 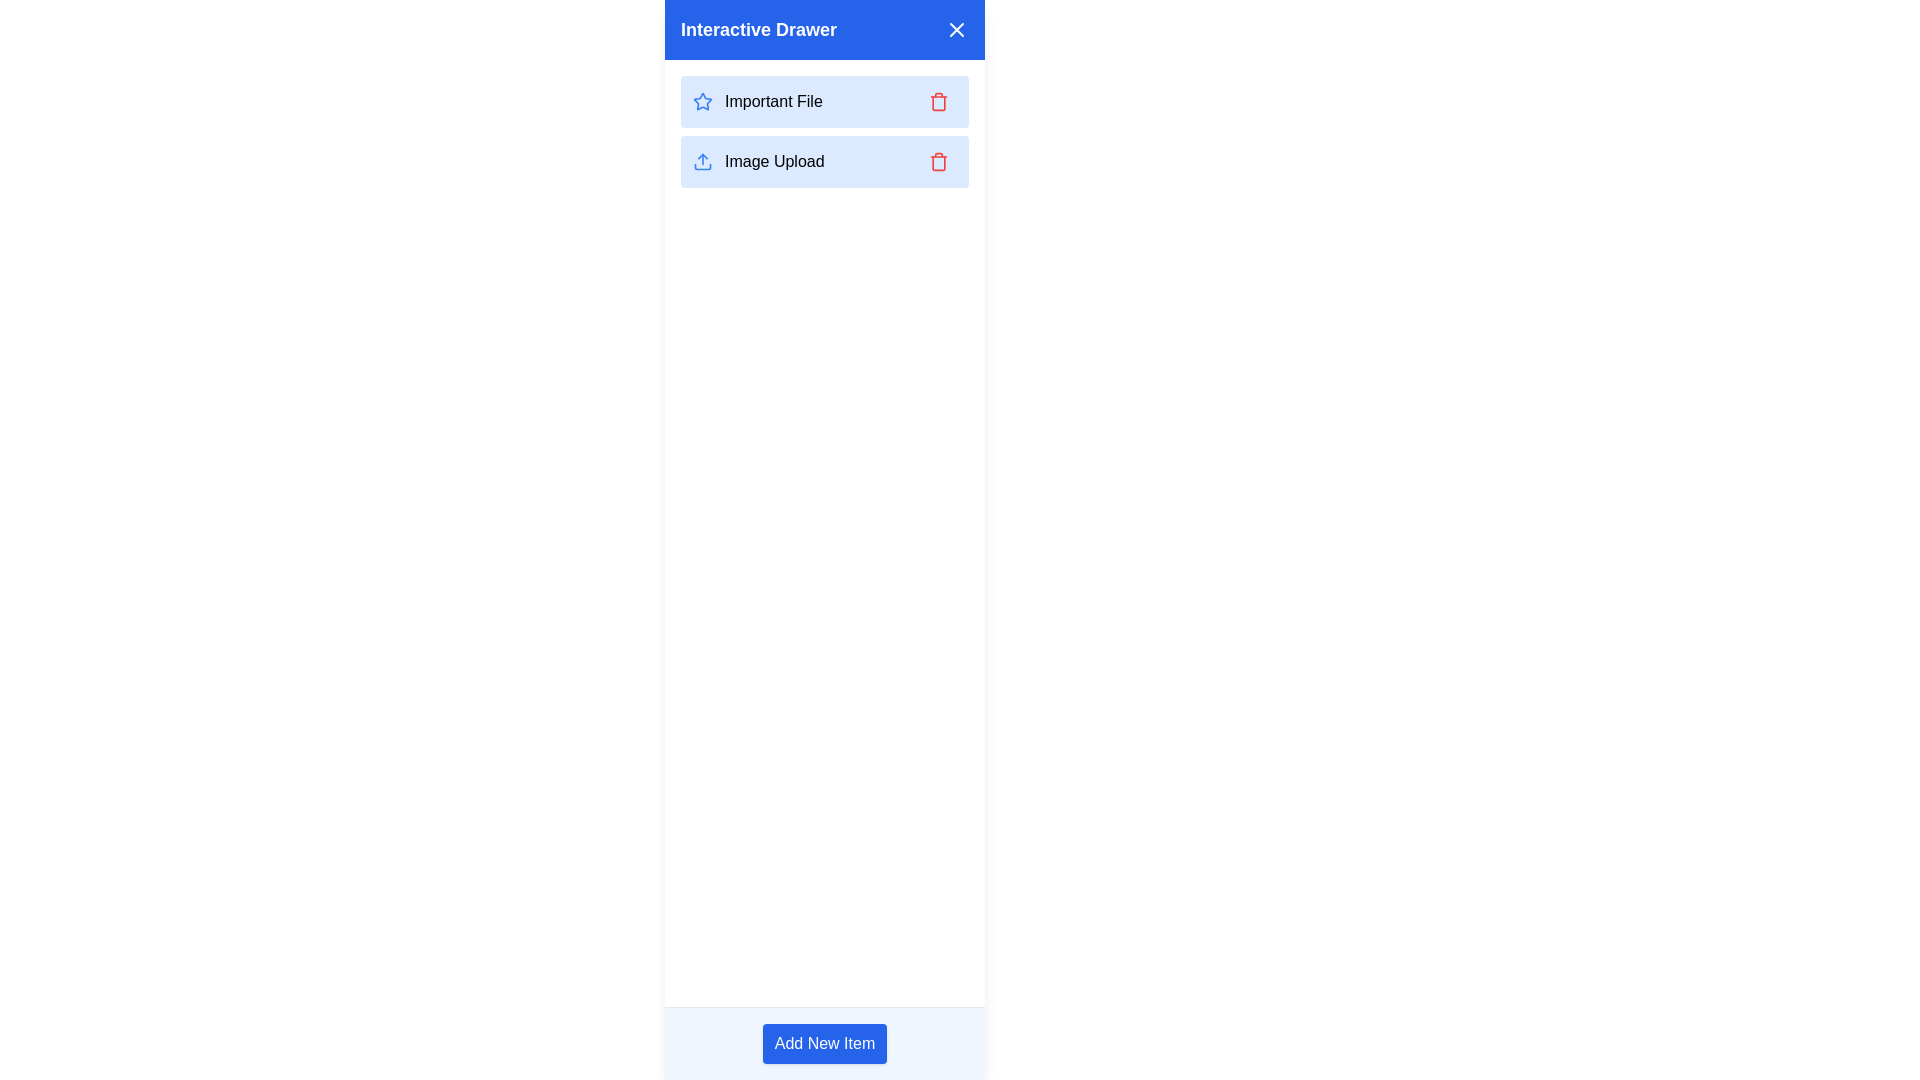 What do you see at coordinates (702, 101) in the screenshot?
I see `the star icon located inside the 'Important File' entry in the interactive drawer` at bounding box center [702, 101].